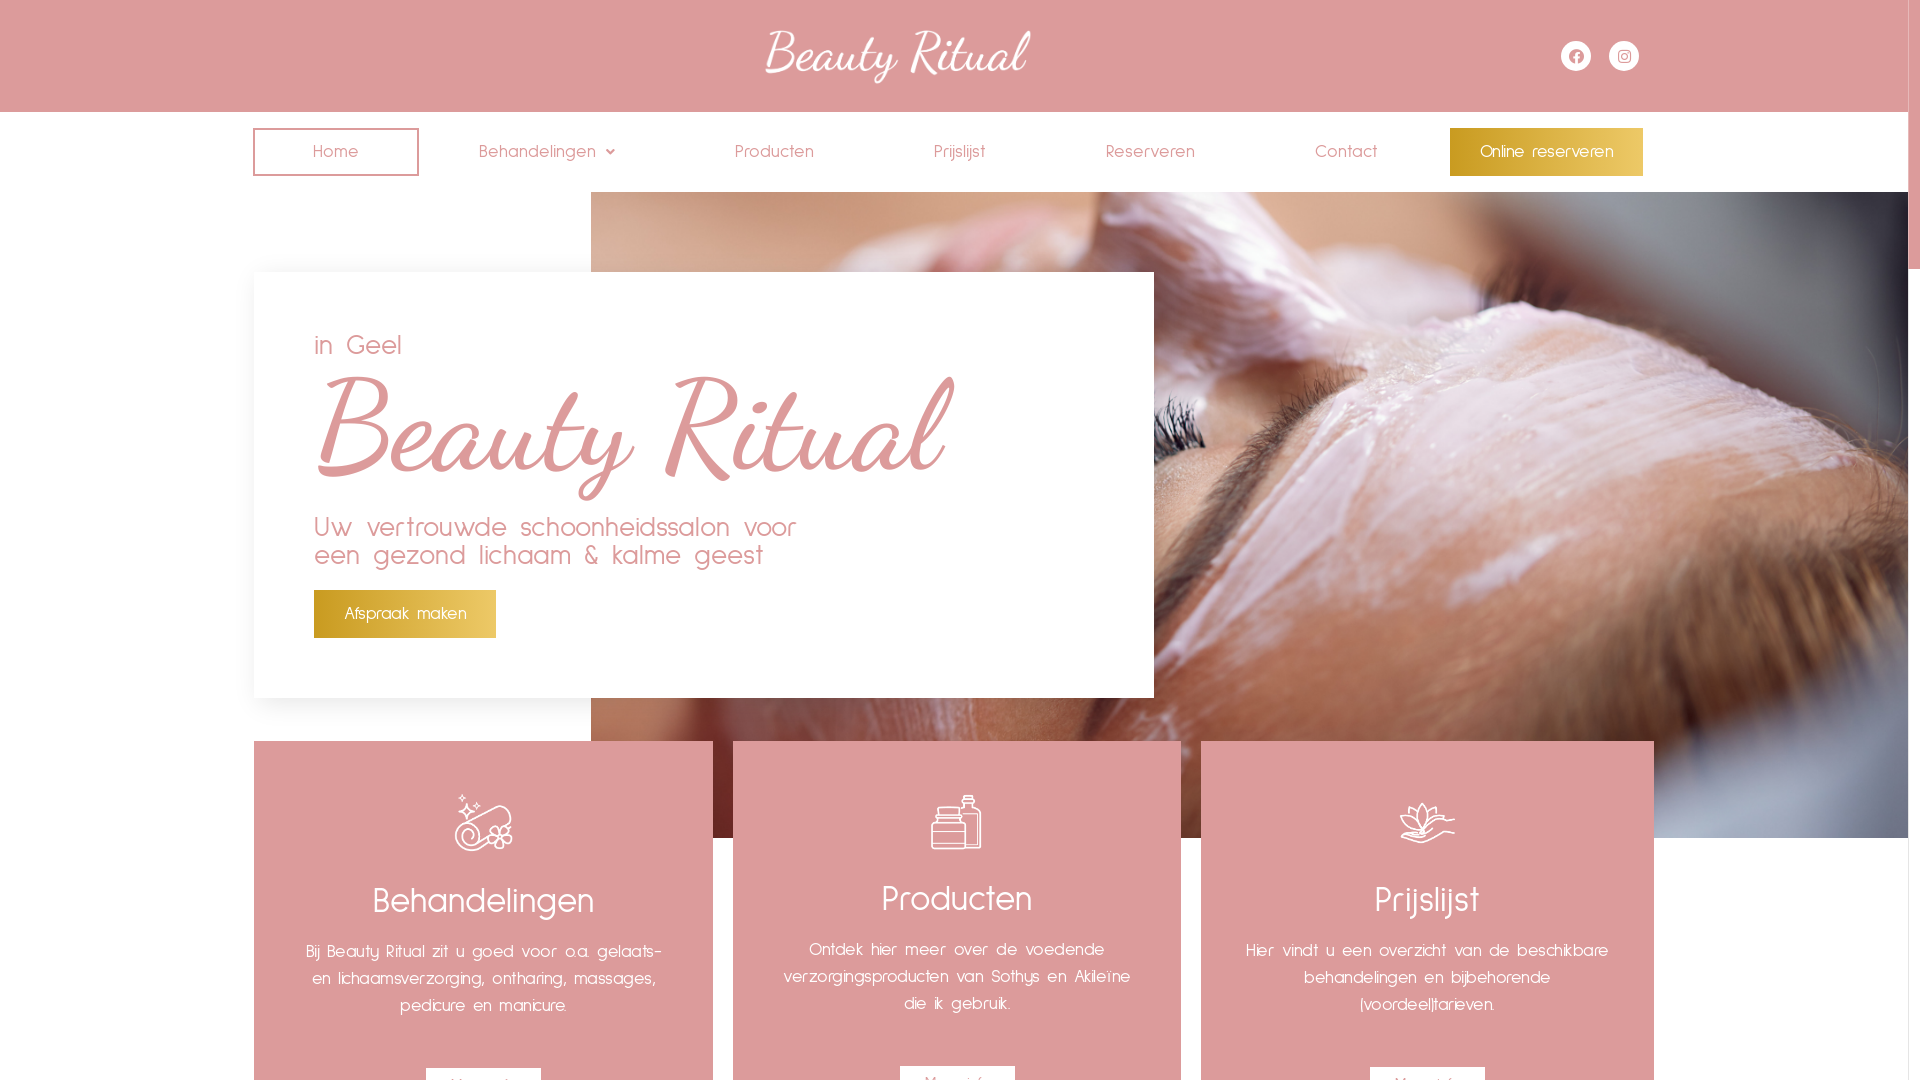 Image resolution: width=1920 pixels, height=1080 pixels. What do you see at coordinates (1150, 150) in the screenshot?
I see `'Reserveren'` at bounding box center [1150, 150].